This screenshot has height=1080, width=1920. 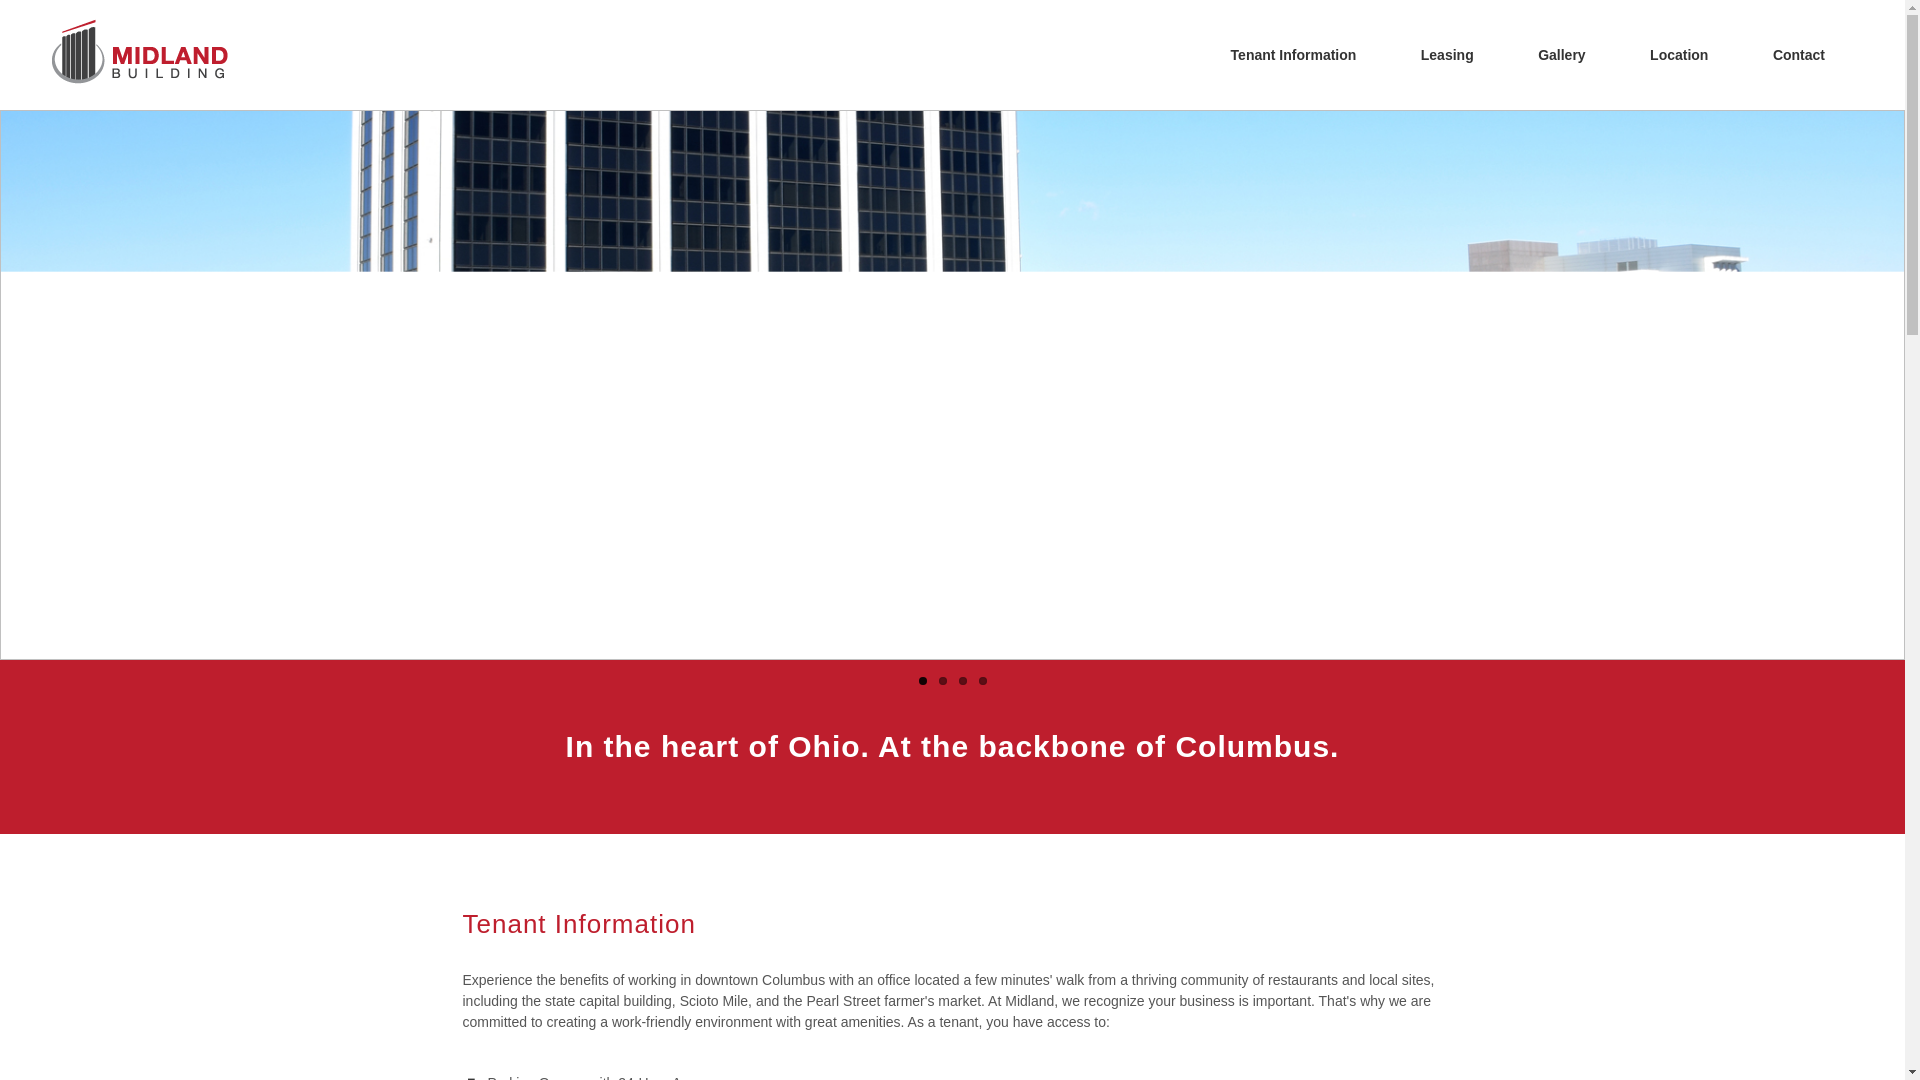 What do you see at coordinates (1650, 53) in the screenshot?
I see `'Location'` at bounding box center [1650, 53].